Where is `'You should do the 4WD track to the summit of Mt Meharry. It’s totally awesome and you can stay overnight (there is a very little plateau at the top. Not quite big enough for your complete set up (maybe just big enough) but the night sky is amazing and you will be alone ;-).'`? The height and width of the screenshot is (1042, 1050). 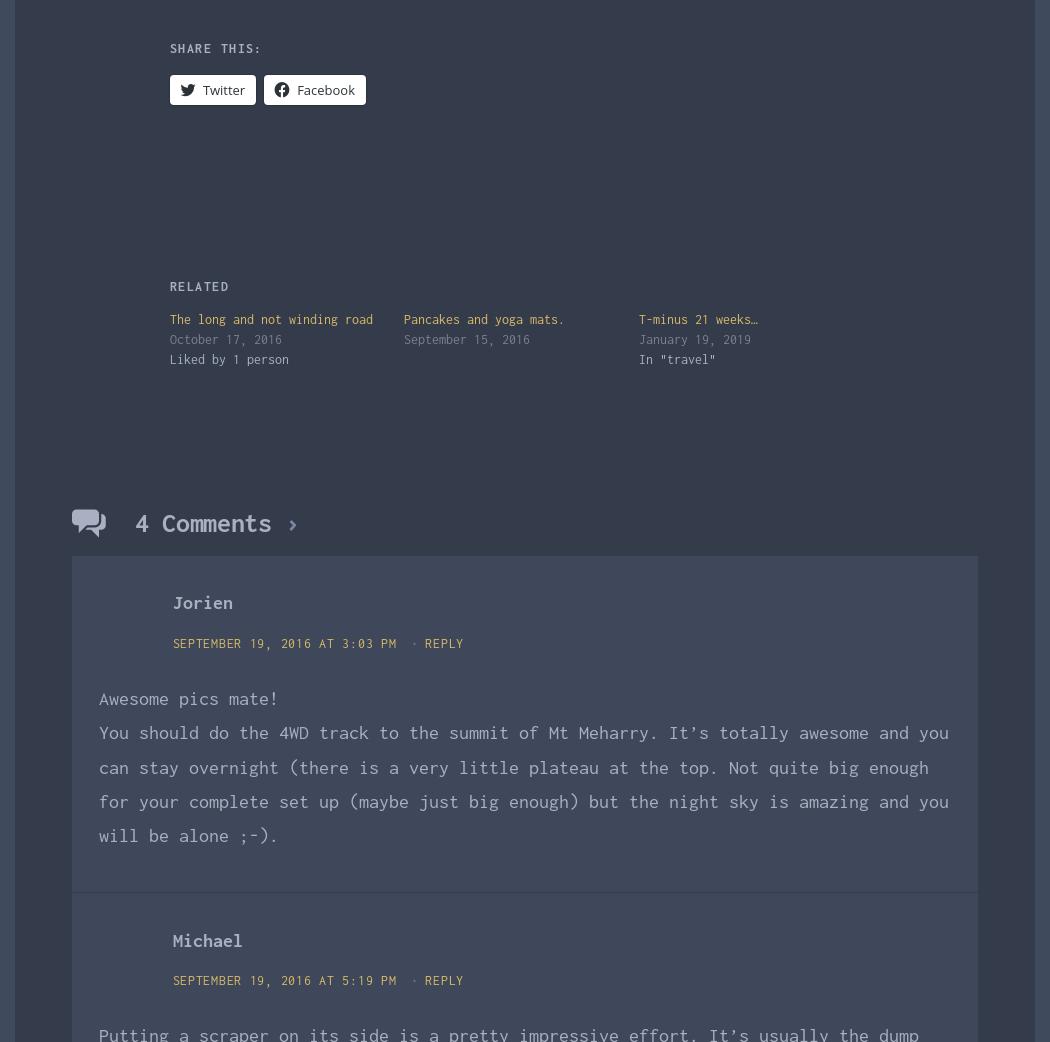
'You should do the 4WD track to the summit of Mt Meharry. It’s totally awesome and you can stay overnight (there is a very little plateau at the top. Not quite big enough for your complete set up (maybe just big enough) but the night sky is amazing and you will be alone ;-).' is located at coordinates (99, 784).